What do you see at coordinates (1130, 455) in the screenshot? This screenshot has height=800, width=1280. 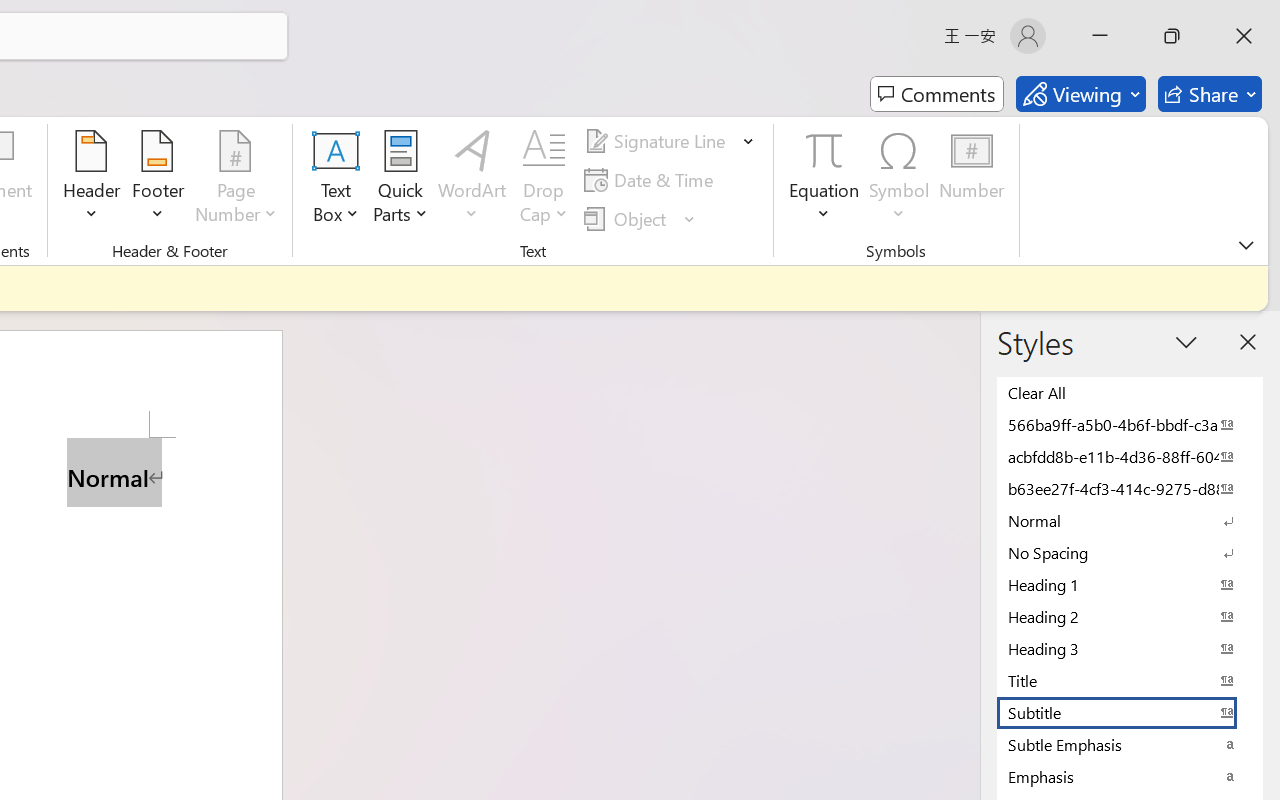 I see `'acbfdd8b-e11b-4d36-88ff-6049b138f862'` at bounding box center [1130, 455].